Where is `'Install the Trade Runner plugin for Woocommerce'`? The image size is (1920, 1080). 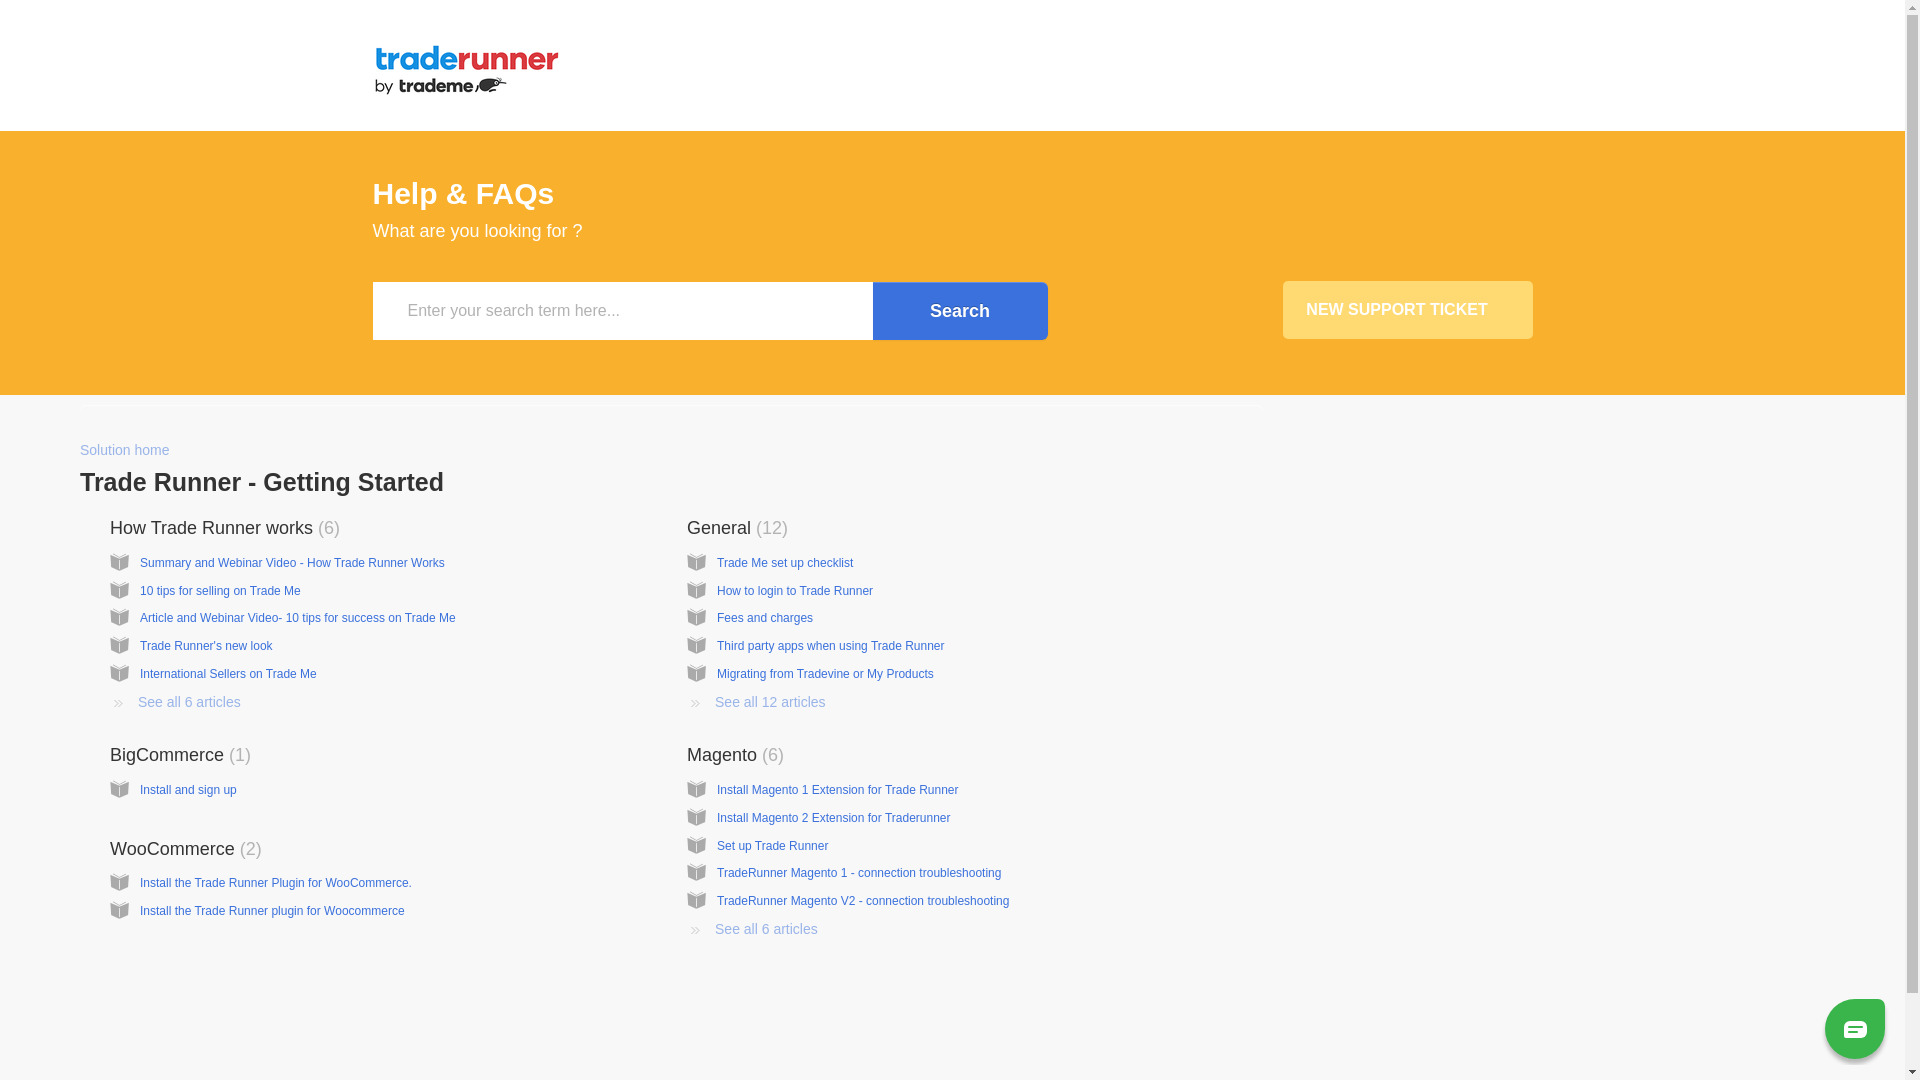
'Install the Trade Runner plugin for Woocommerce' is located at coordinates (271, 910).